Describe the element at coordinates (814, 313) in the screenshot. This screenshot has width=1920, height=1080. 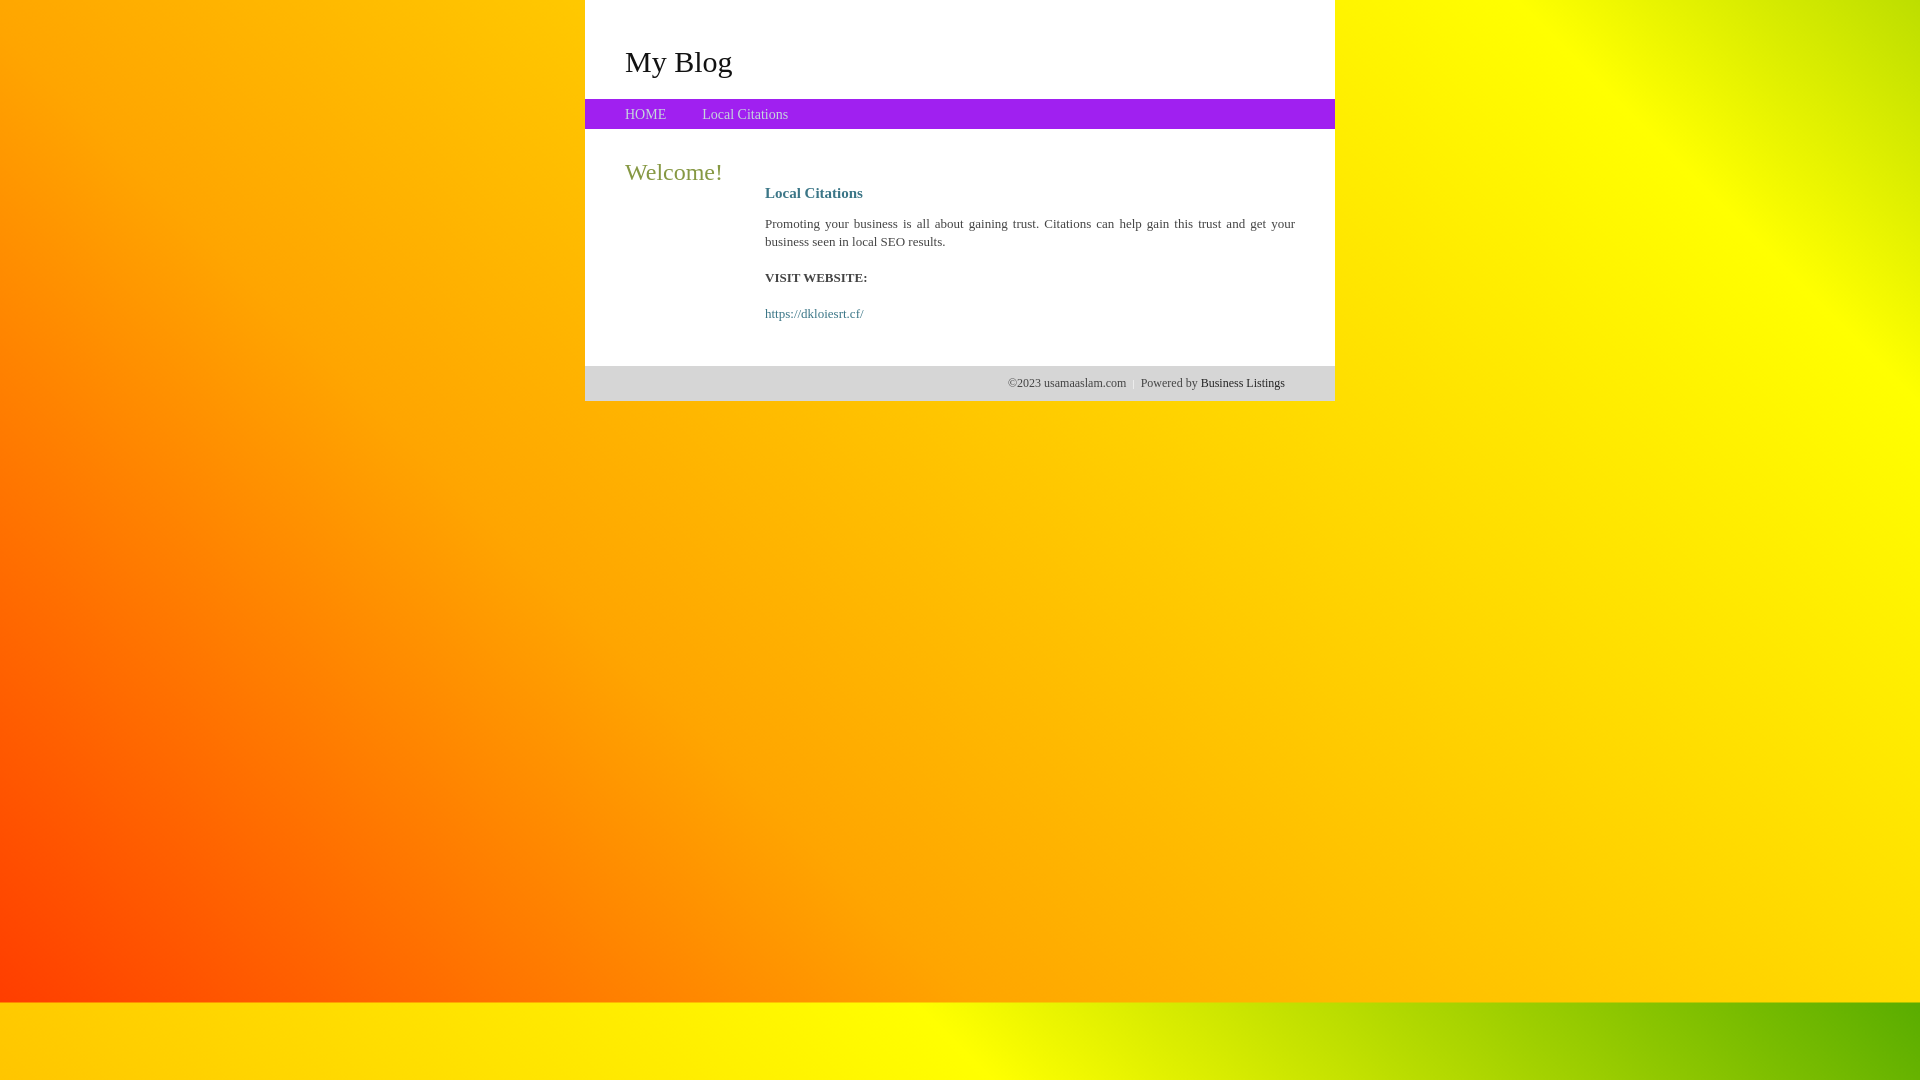
I see `'https://dkloiesrt.cf/'` at that location.